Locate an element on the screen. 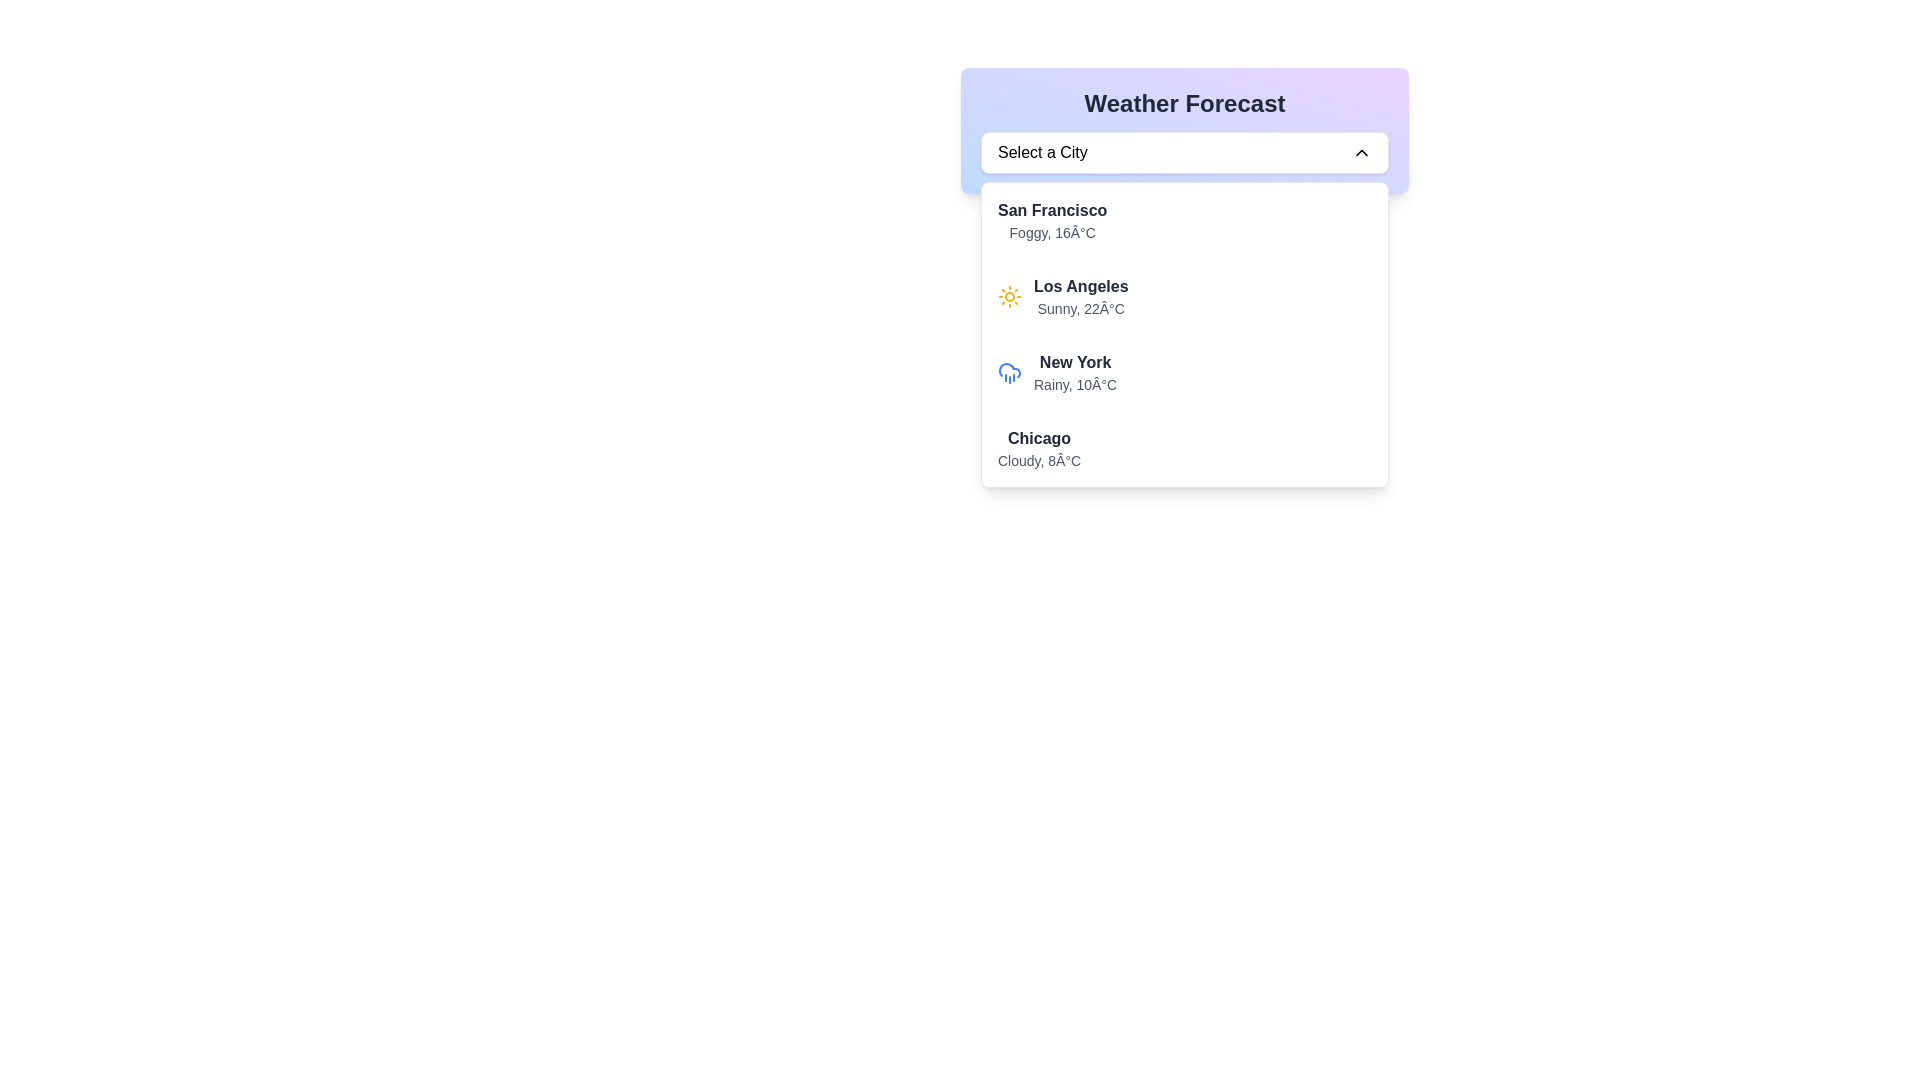  the Text Label displaying 'Chicago' in bold gray font, located below the 'Weather Forecast' heading in the weather forecast interface is located at coordinates (1039, 438).